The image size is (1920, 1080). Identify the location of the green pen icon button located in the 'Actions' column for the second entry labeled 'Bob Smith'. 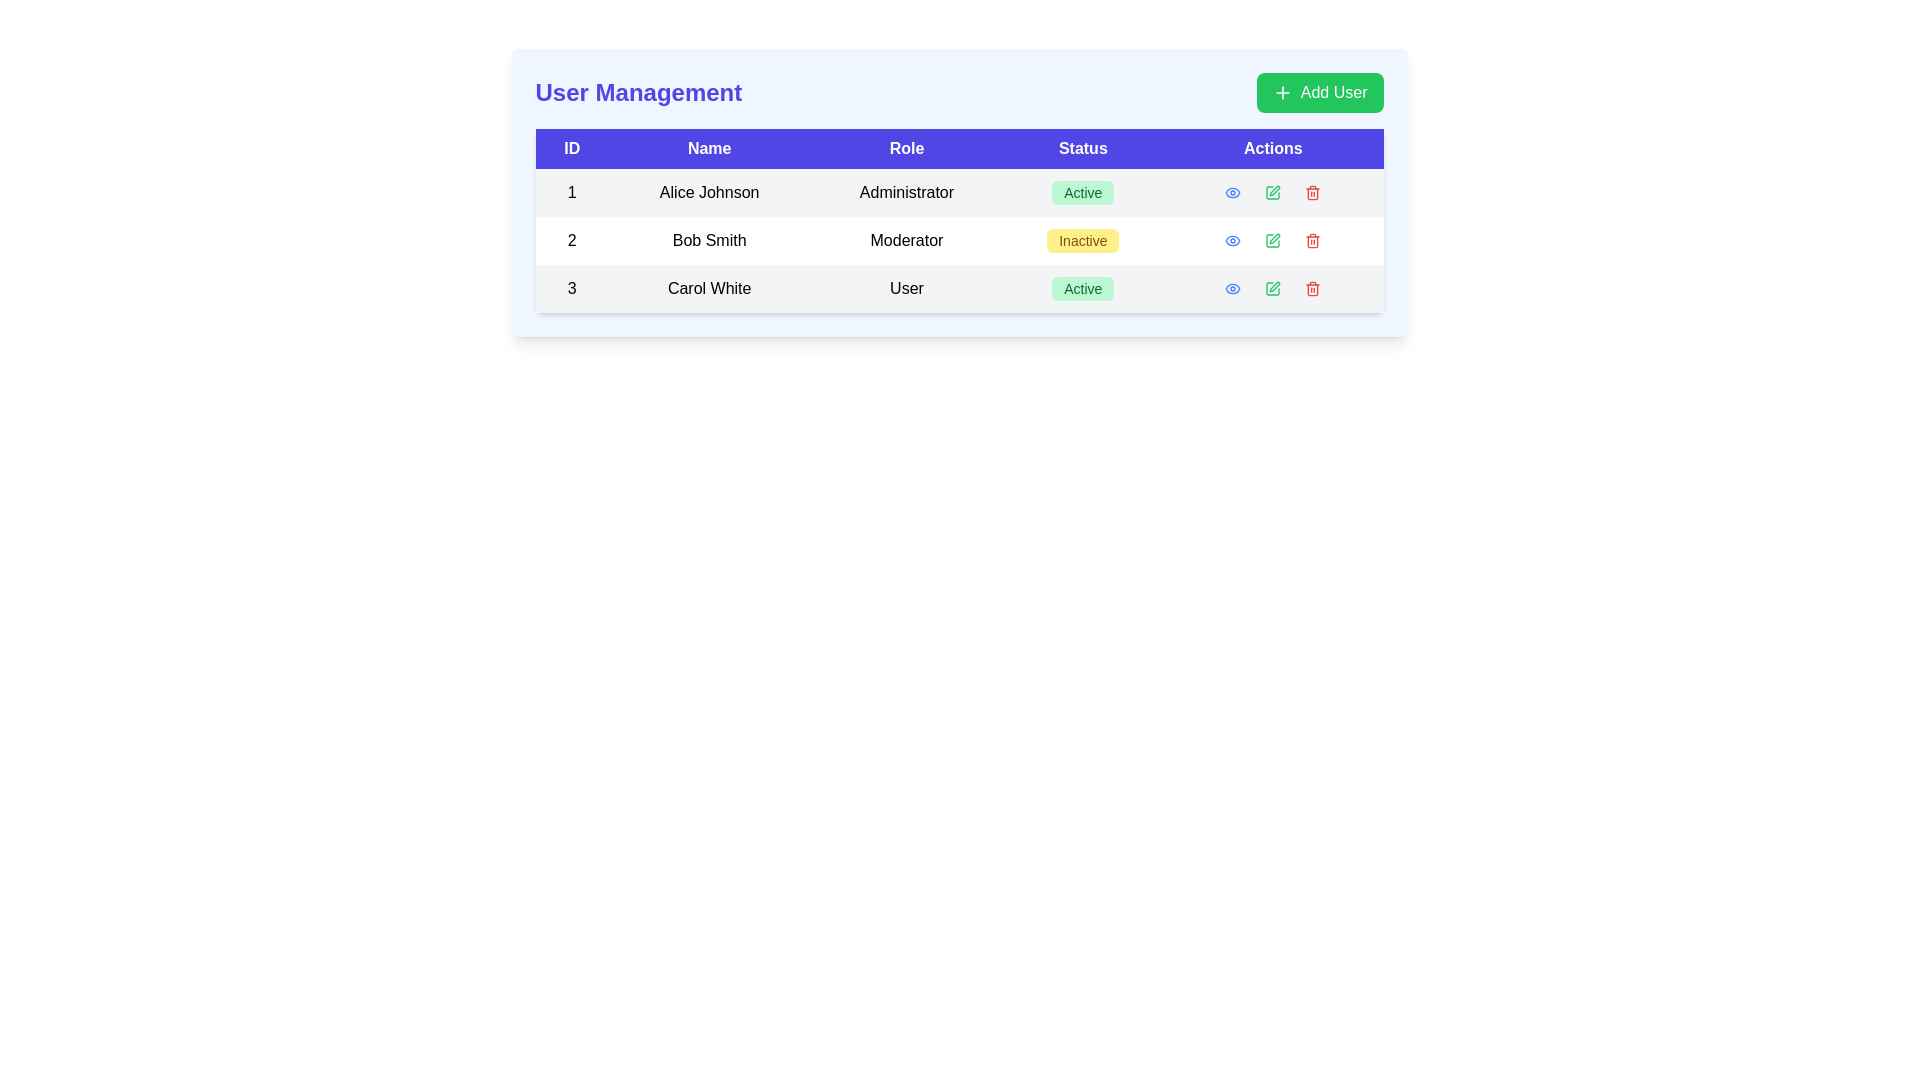
(1272, 239).